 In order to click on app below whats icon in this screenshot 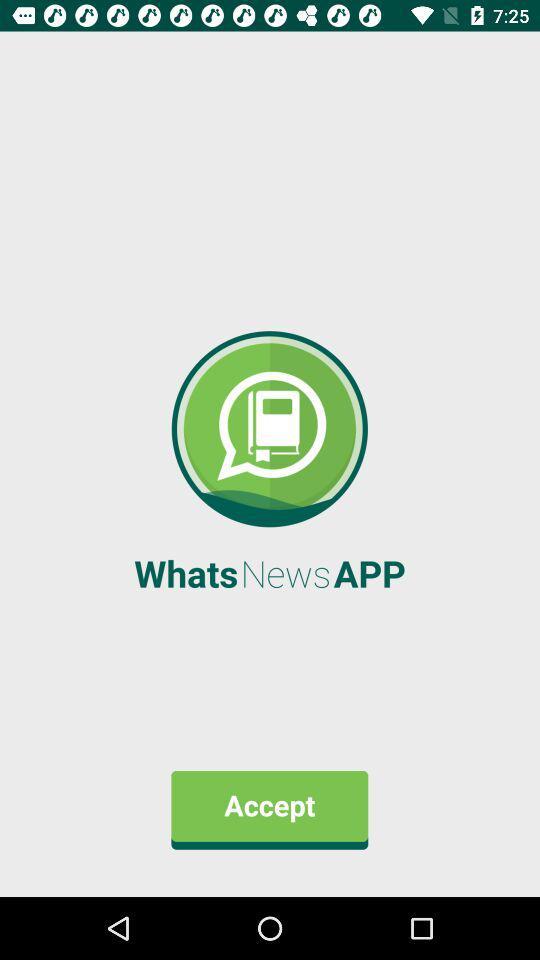, I will do `click(269, 810)`.